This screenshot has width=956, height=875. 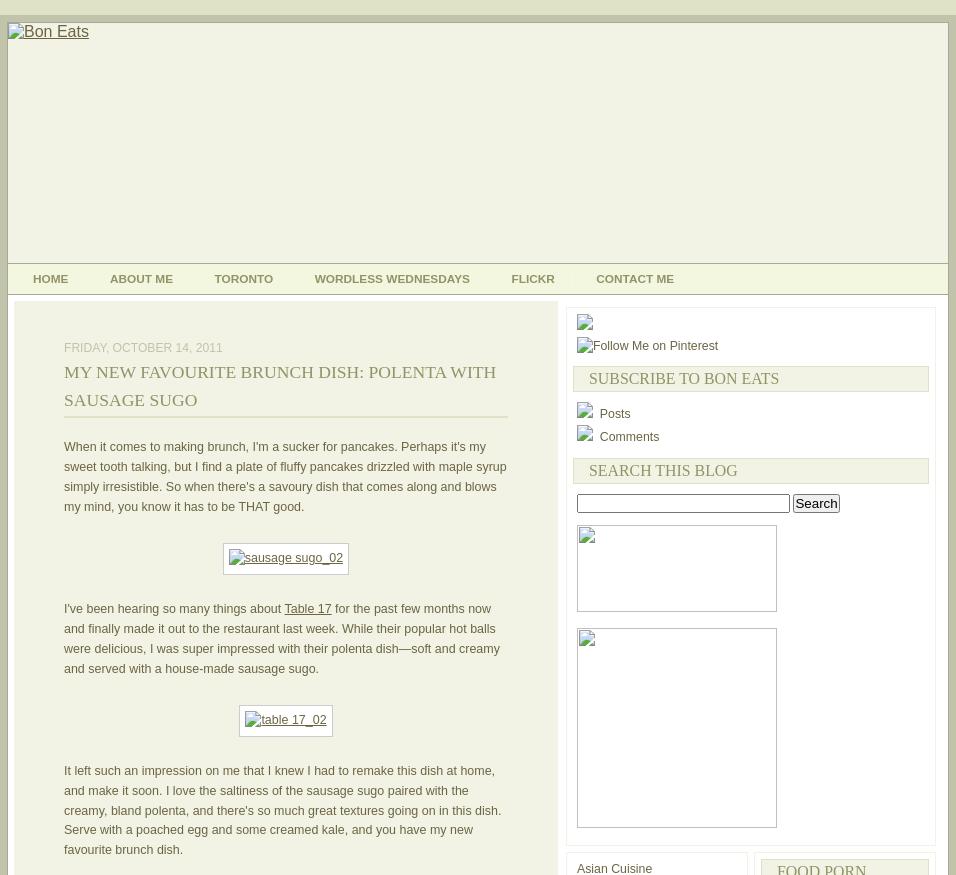 I want to click on 'Toronto', so click(x=242, y=278).